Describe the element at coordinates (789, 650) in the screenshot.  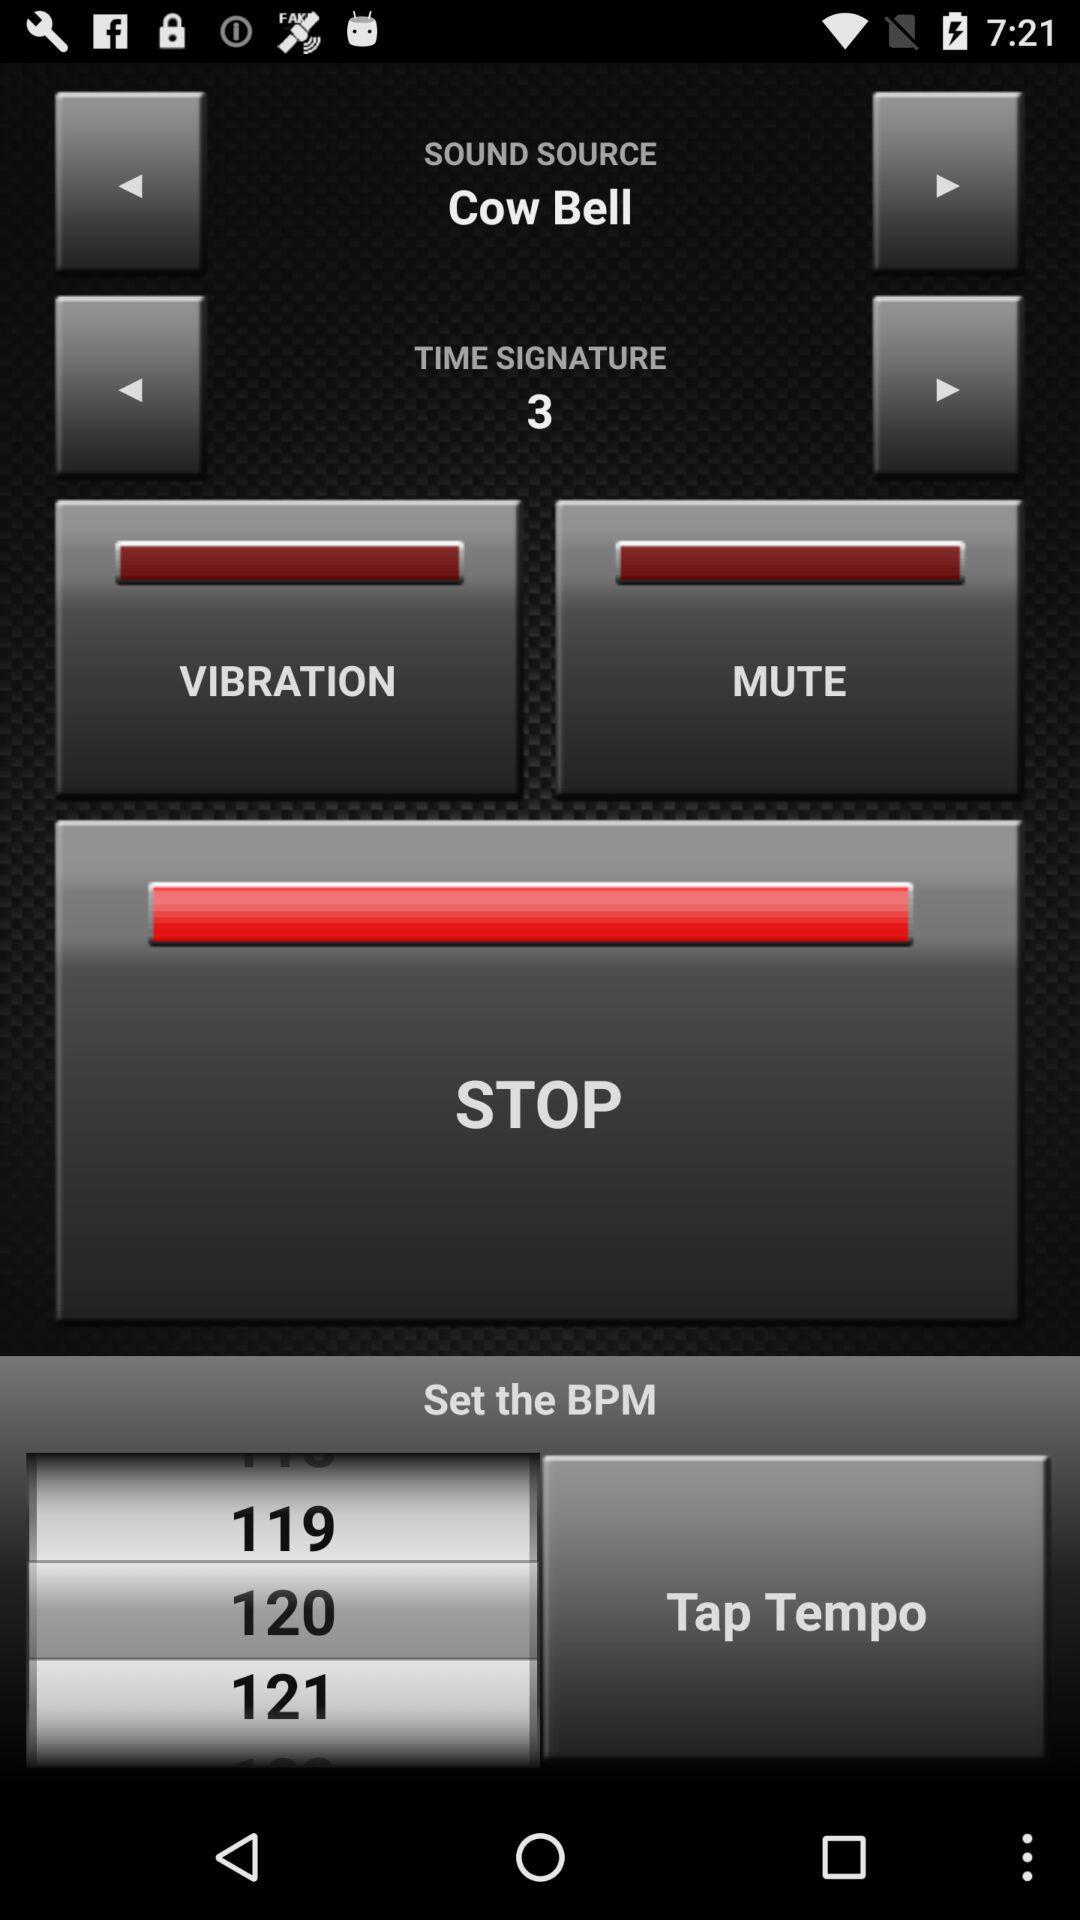
I see `the mute` at that location.